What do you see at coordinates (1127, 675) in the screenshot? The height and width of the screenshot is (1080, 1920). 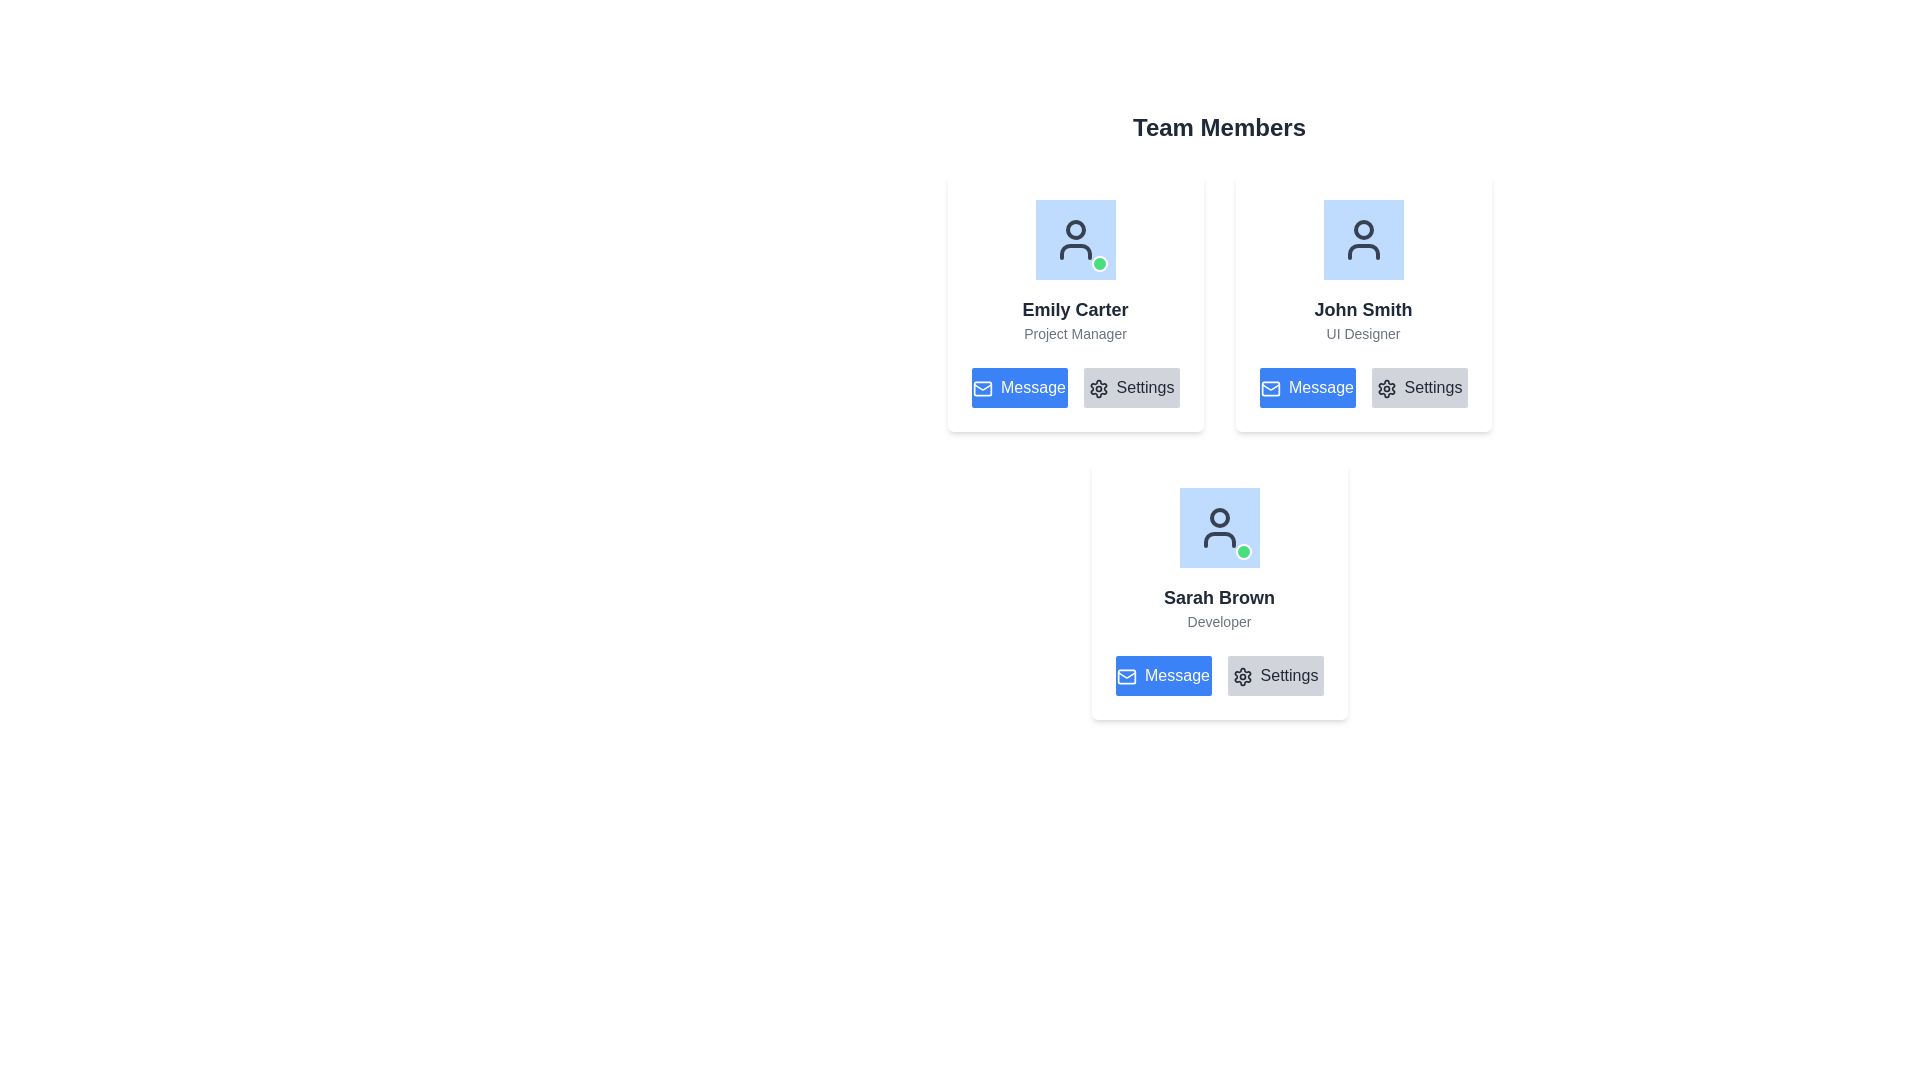 I see `the bottom part of the mail envelope icon, which is part of the mail icon adjacent to the blue 'Message' button under John Smith's profile box` at bounding box center [1127, 675].